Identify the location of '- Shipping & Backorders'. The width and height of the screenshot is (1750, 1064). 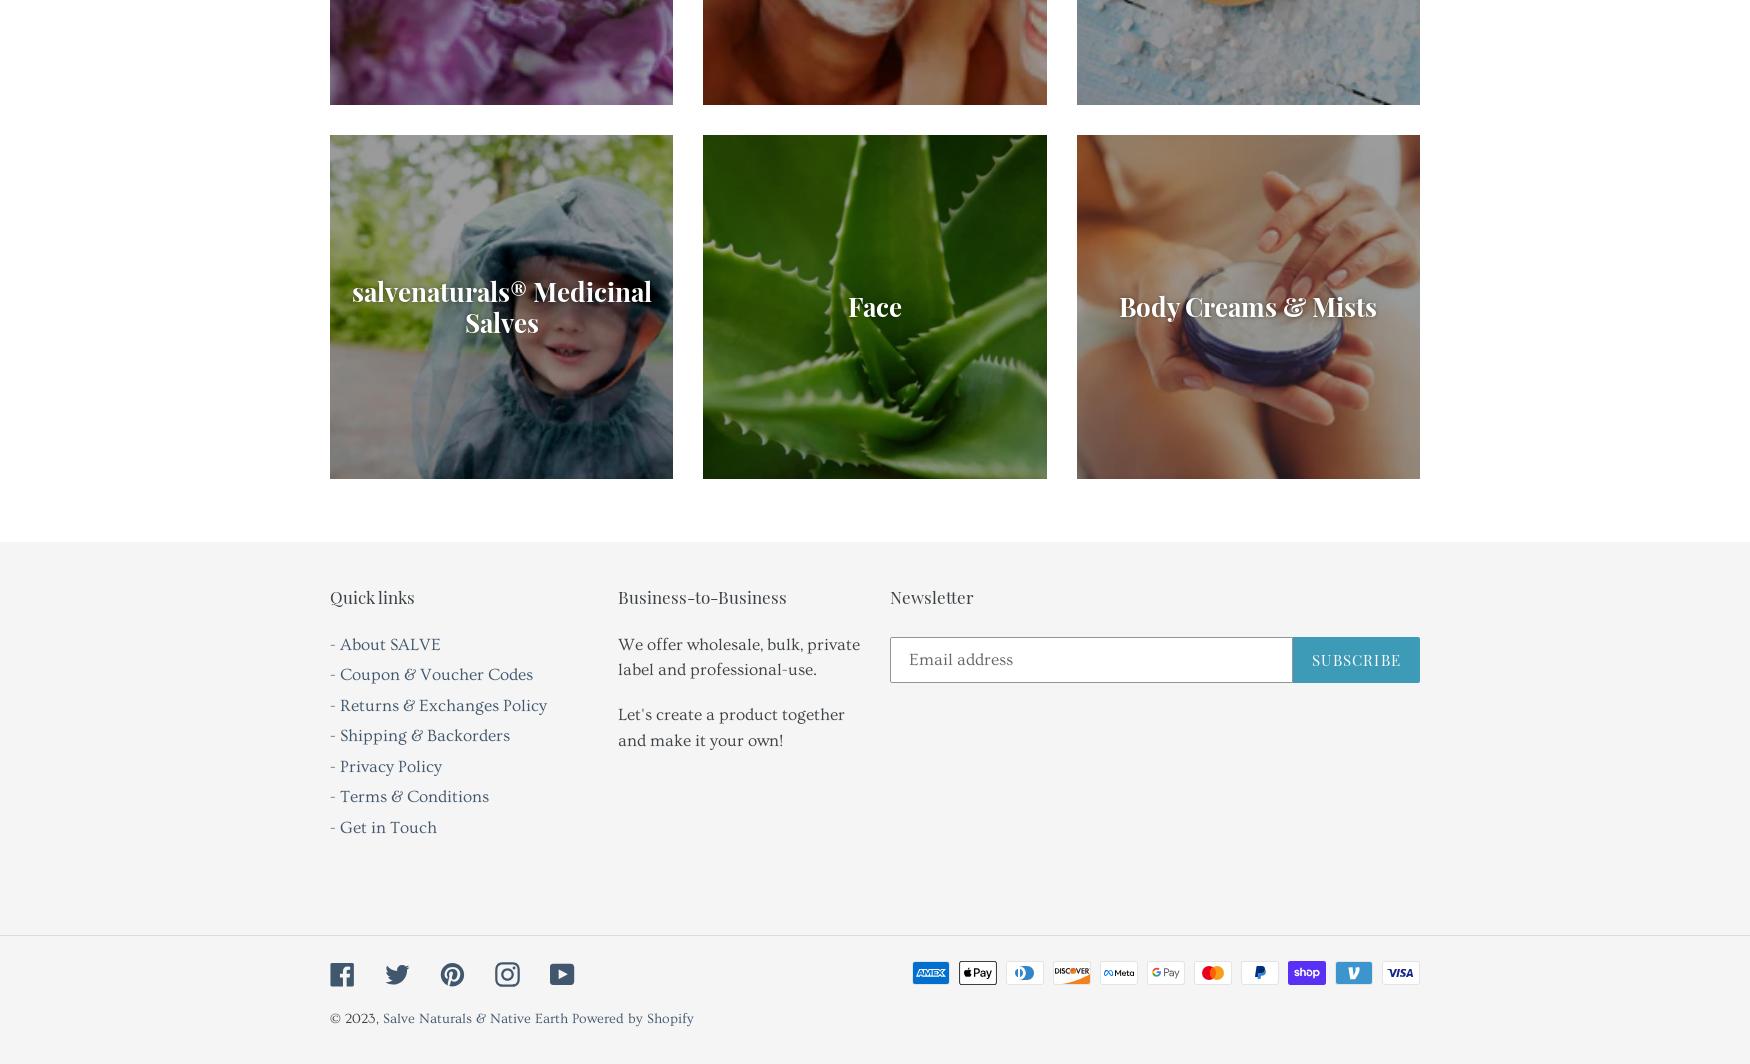
(330, 735).